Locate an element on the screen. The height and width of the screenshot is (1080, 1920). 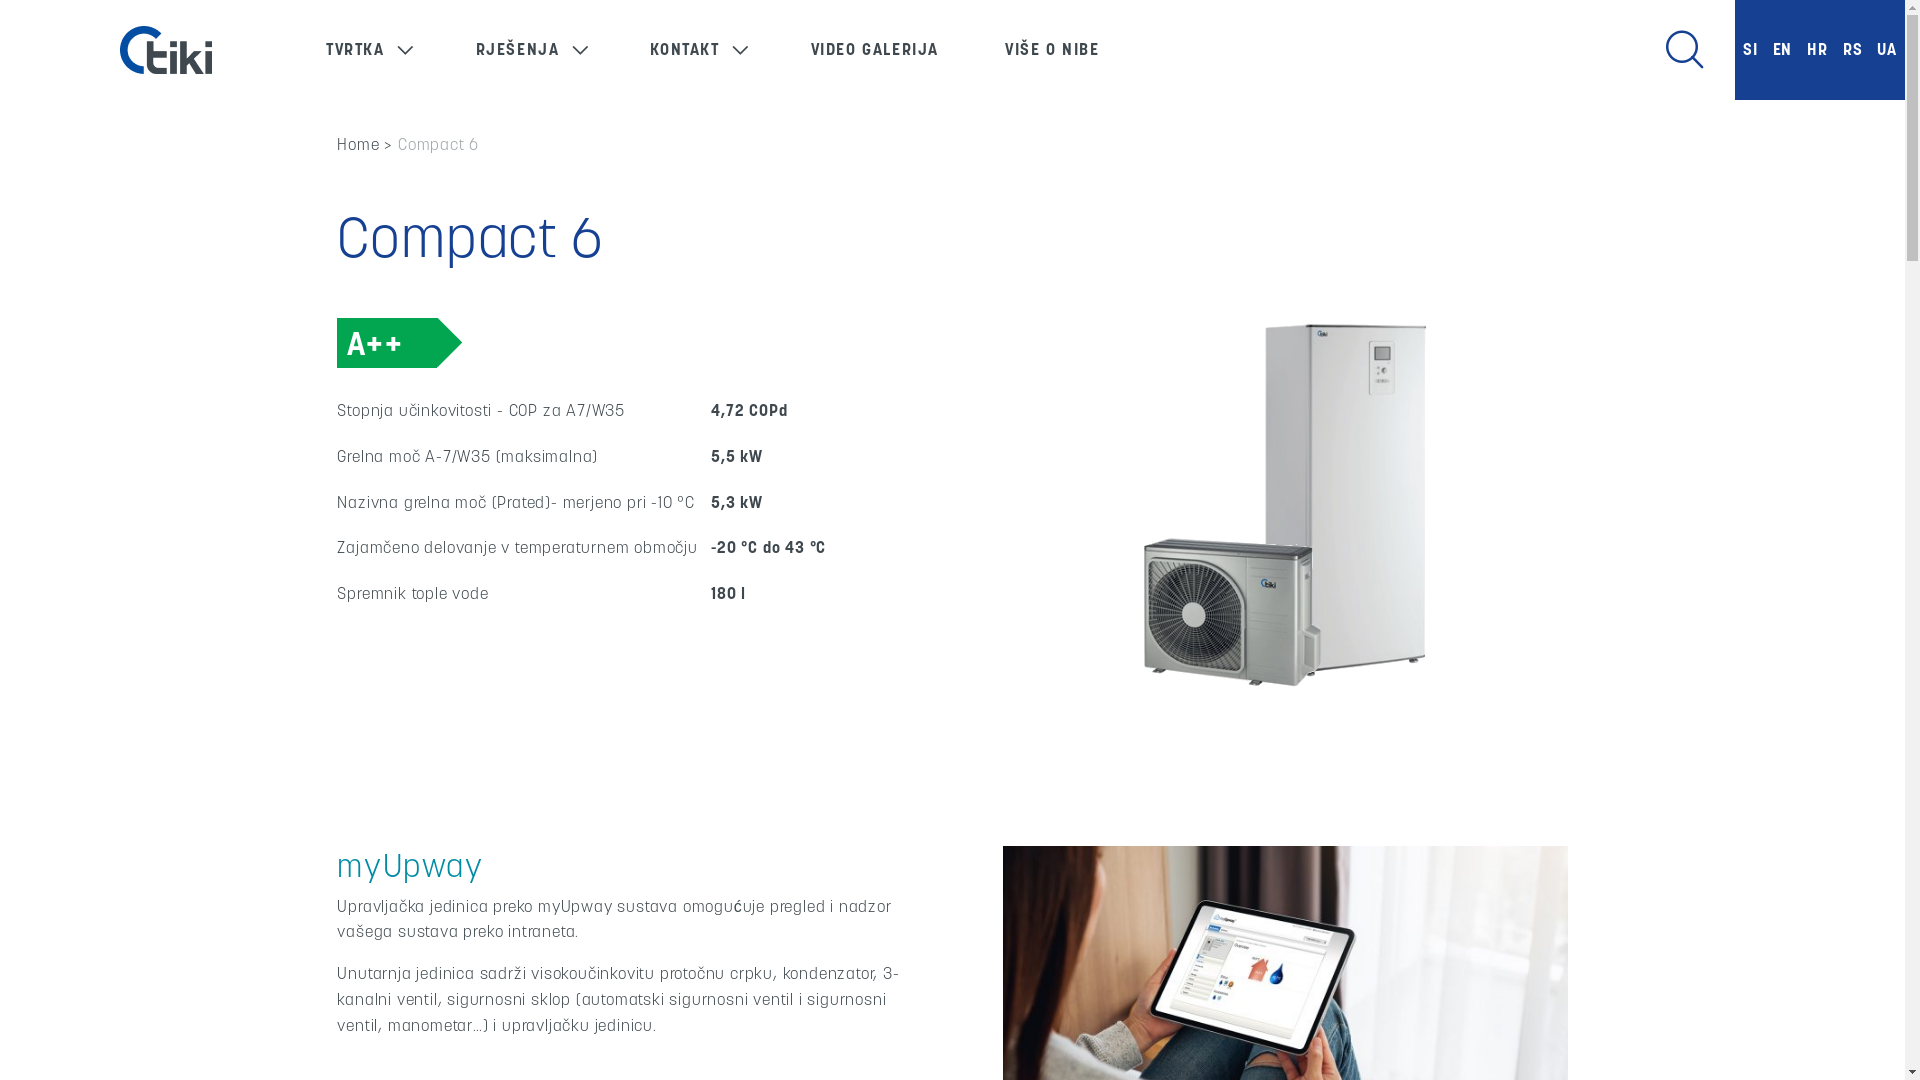
'KONTAKT' is located at coordinates (684, 49).